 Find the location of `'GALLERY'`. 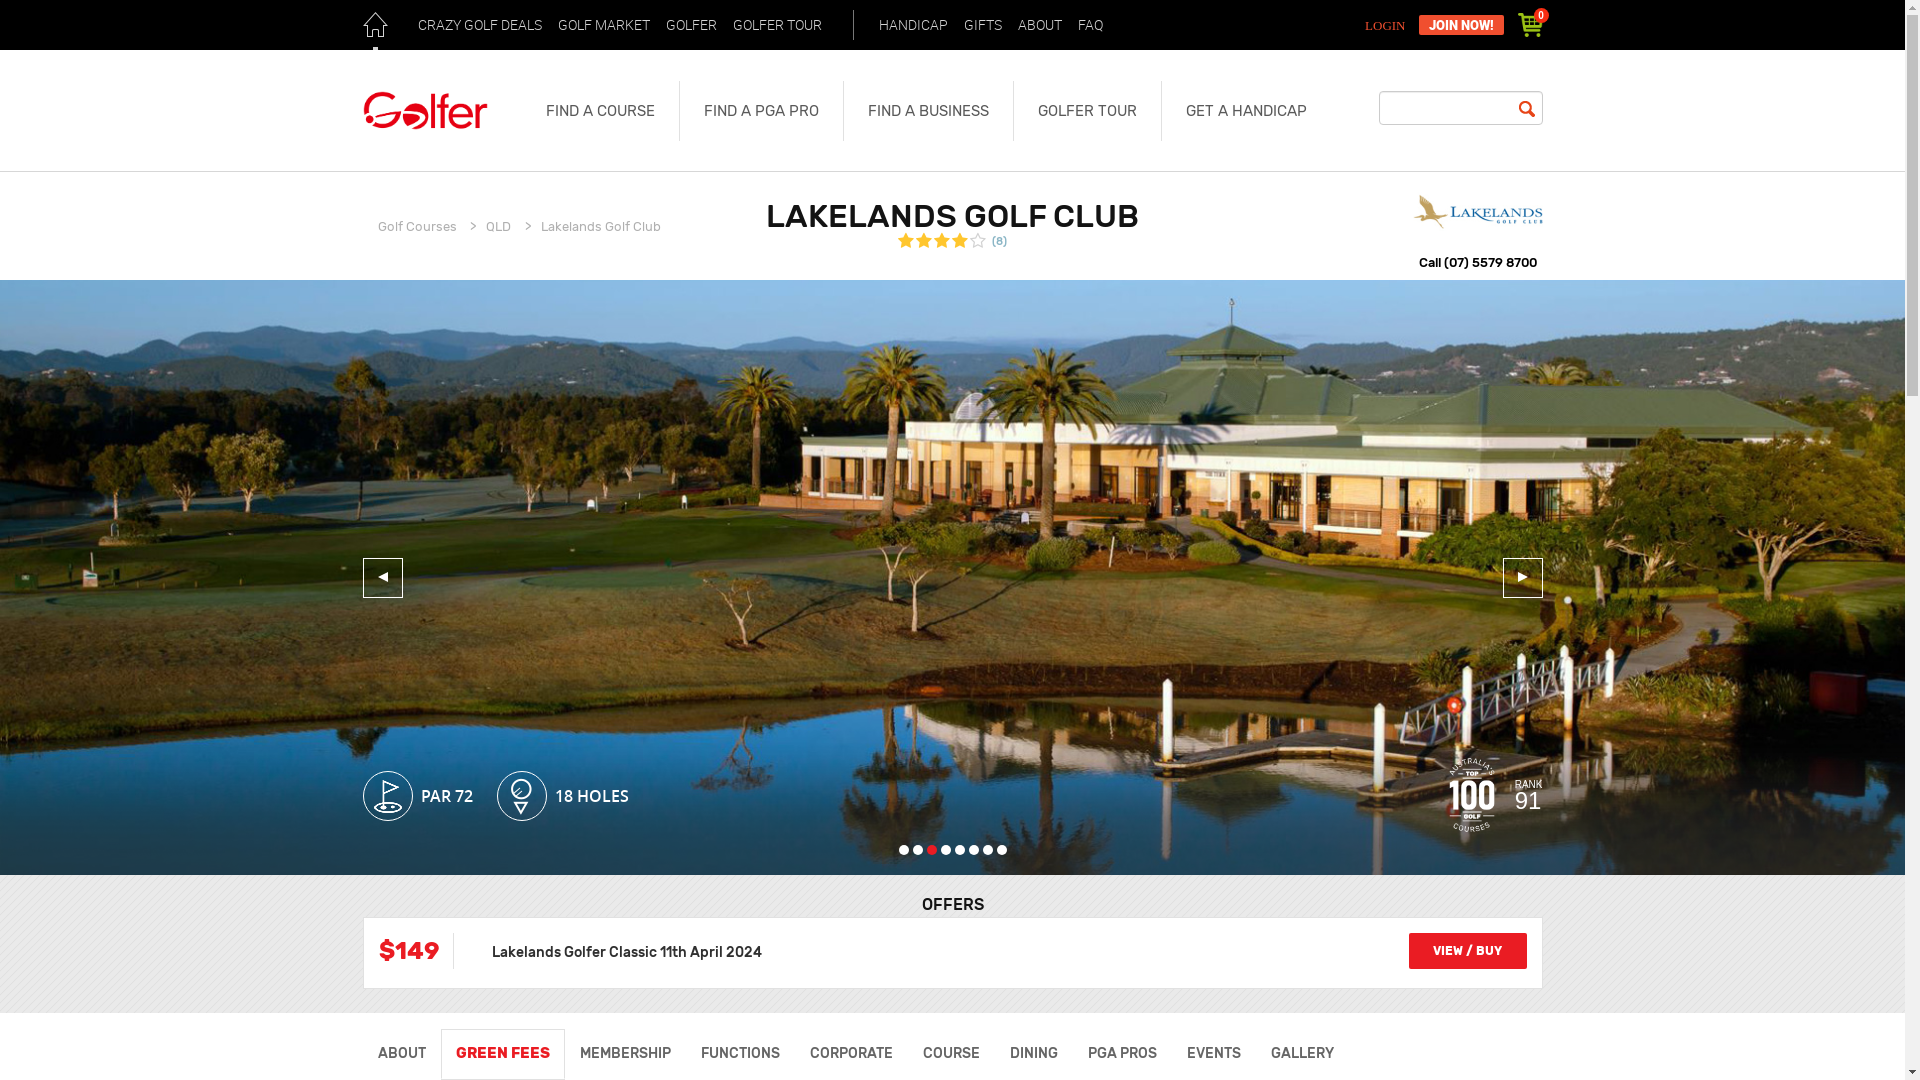

'GALLERY' is located at coordinates (1302, 1052).